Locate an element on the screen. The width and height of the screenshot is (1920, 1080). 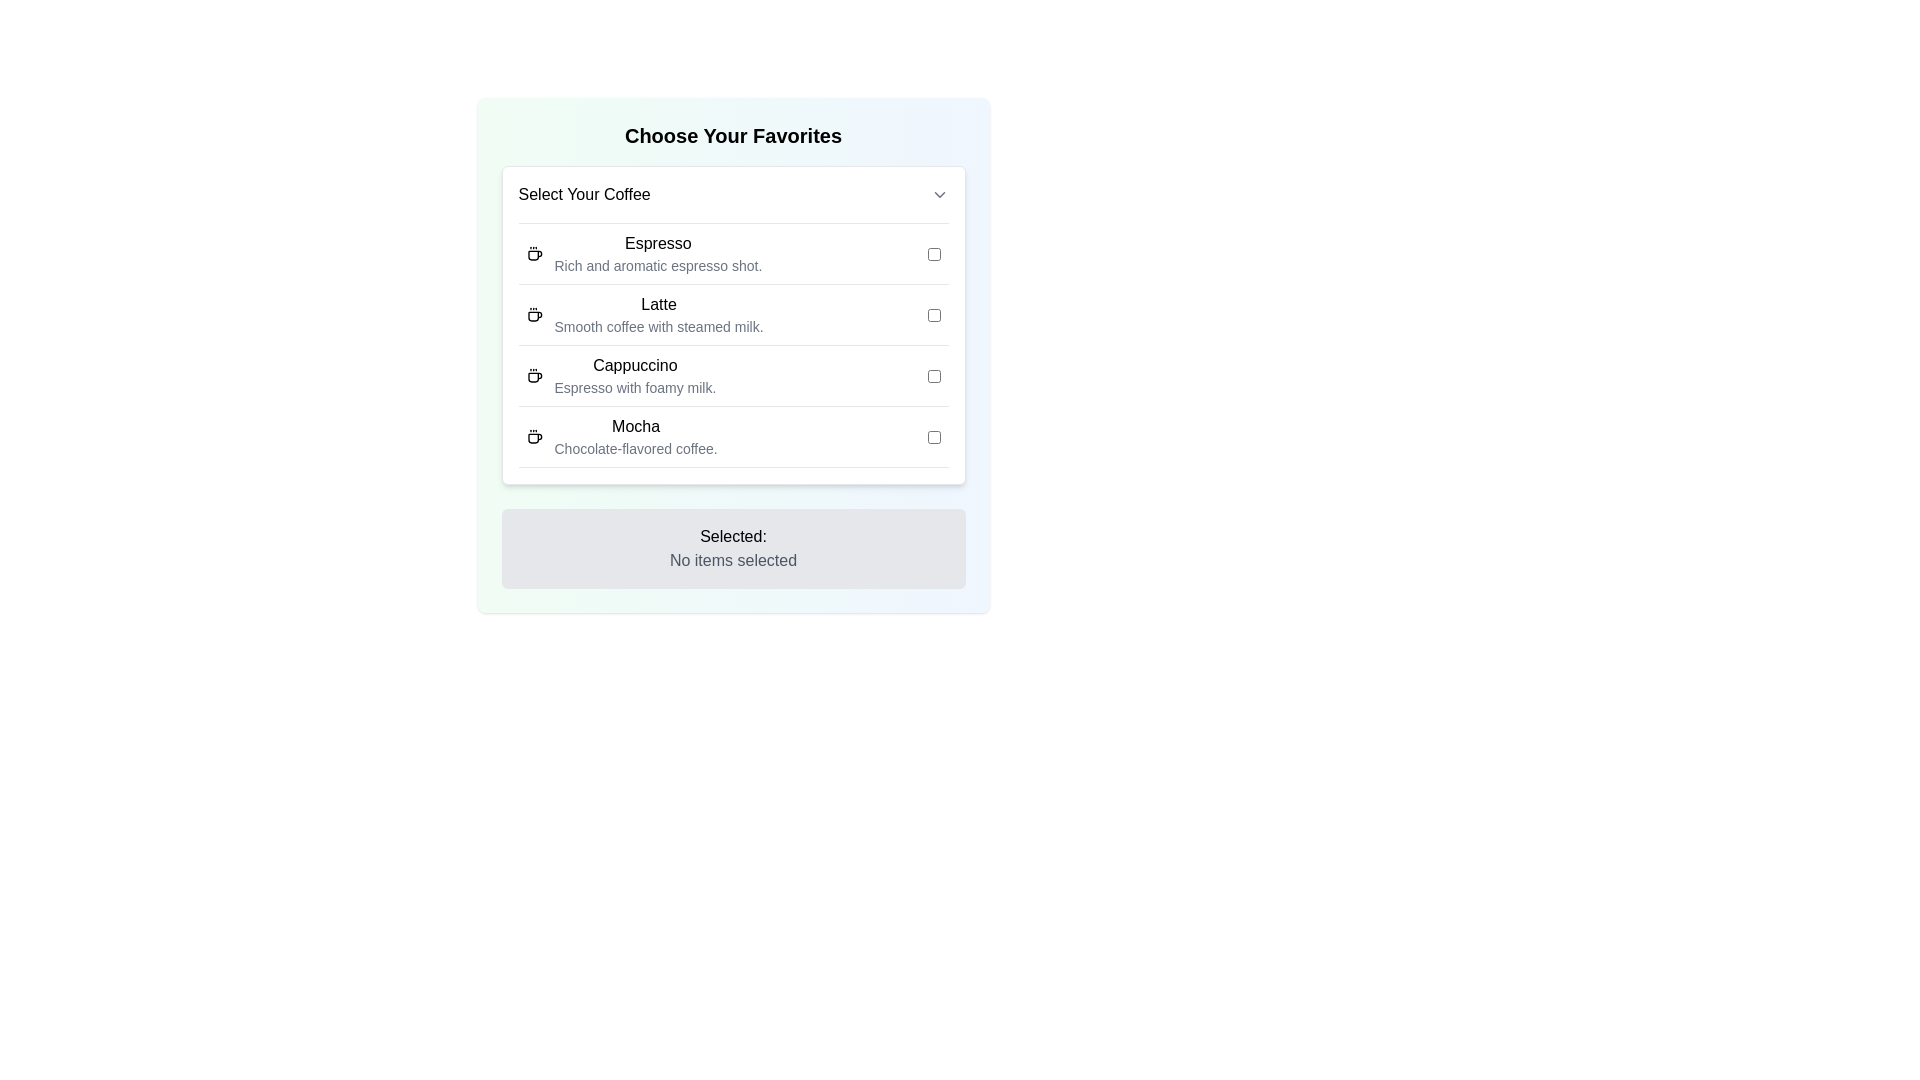
the 'Cappuccino' checkbox located under the title 'Select Your Coffee' is located at coordinates (933, 375).